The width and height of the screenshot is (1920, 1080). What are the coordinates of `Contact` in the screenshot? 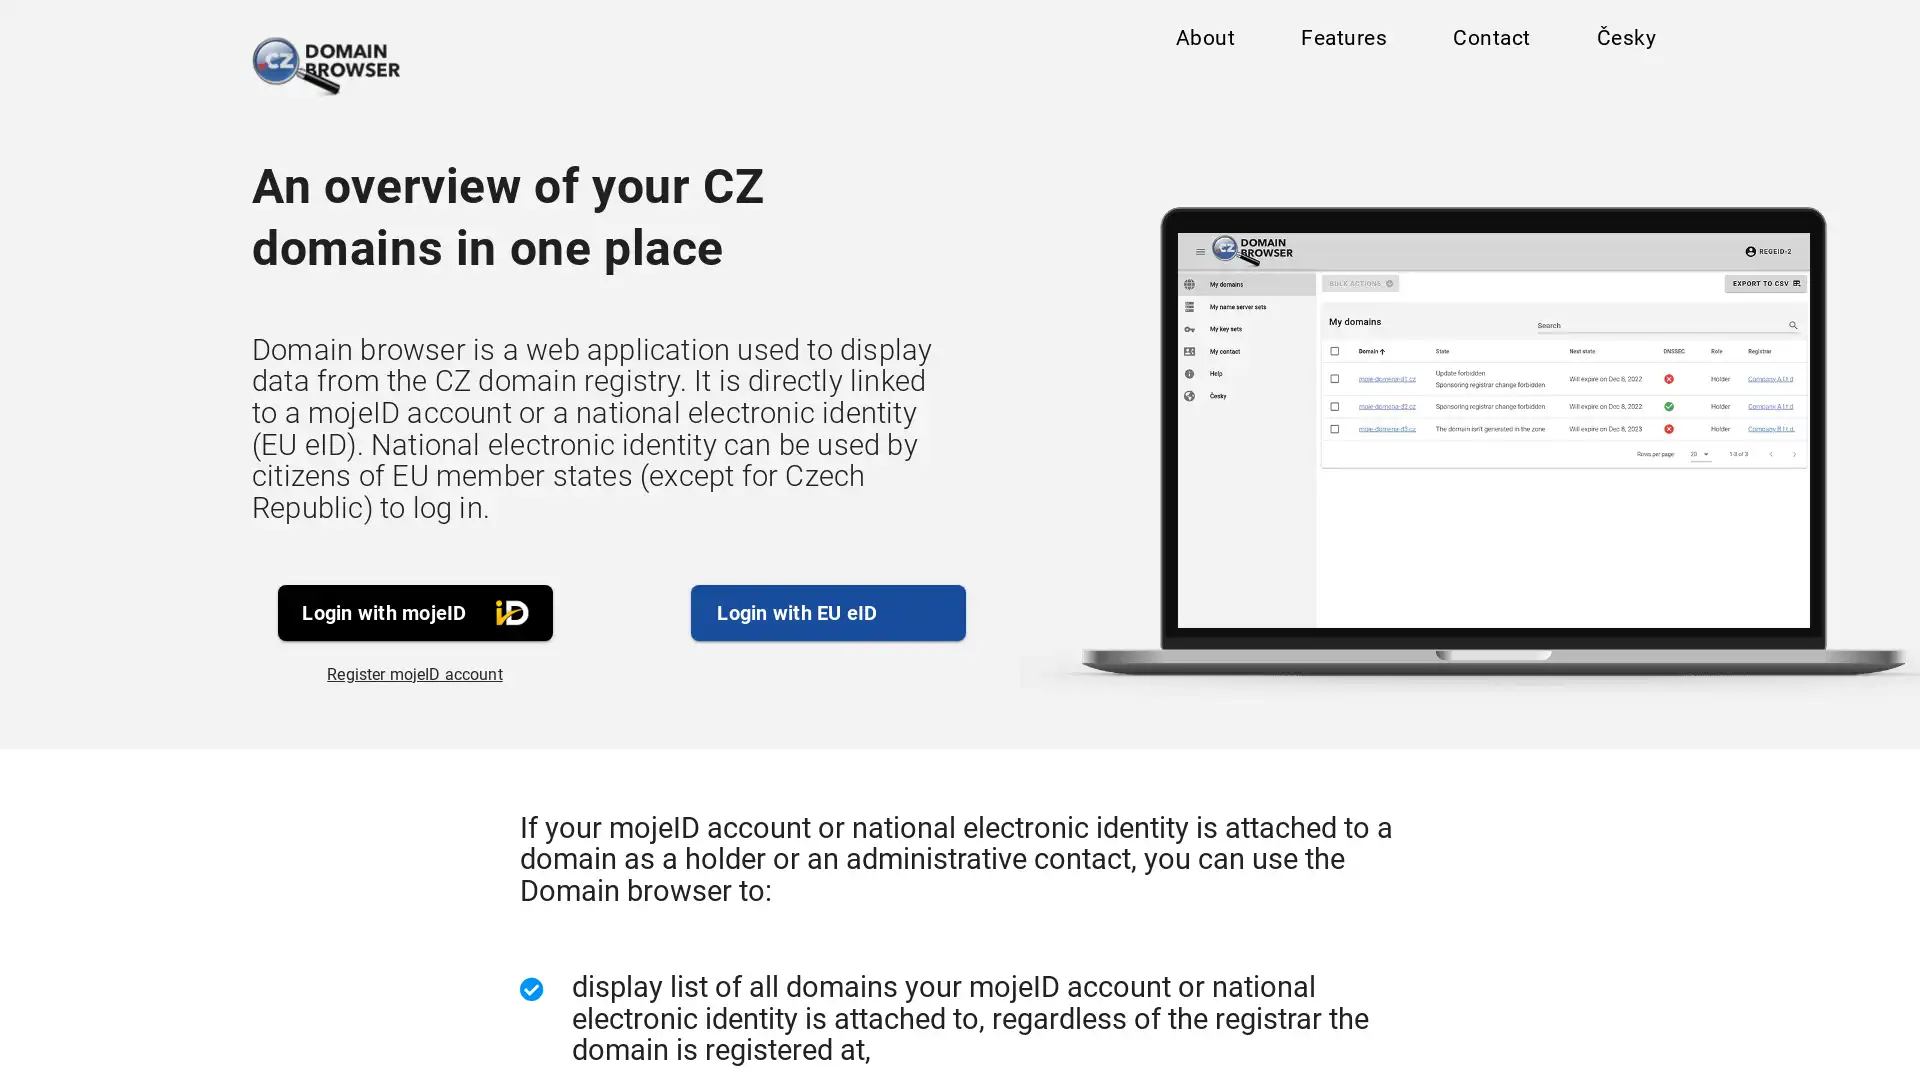 It's located at (1490, 42).